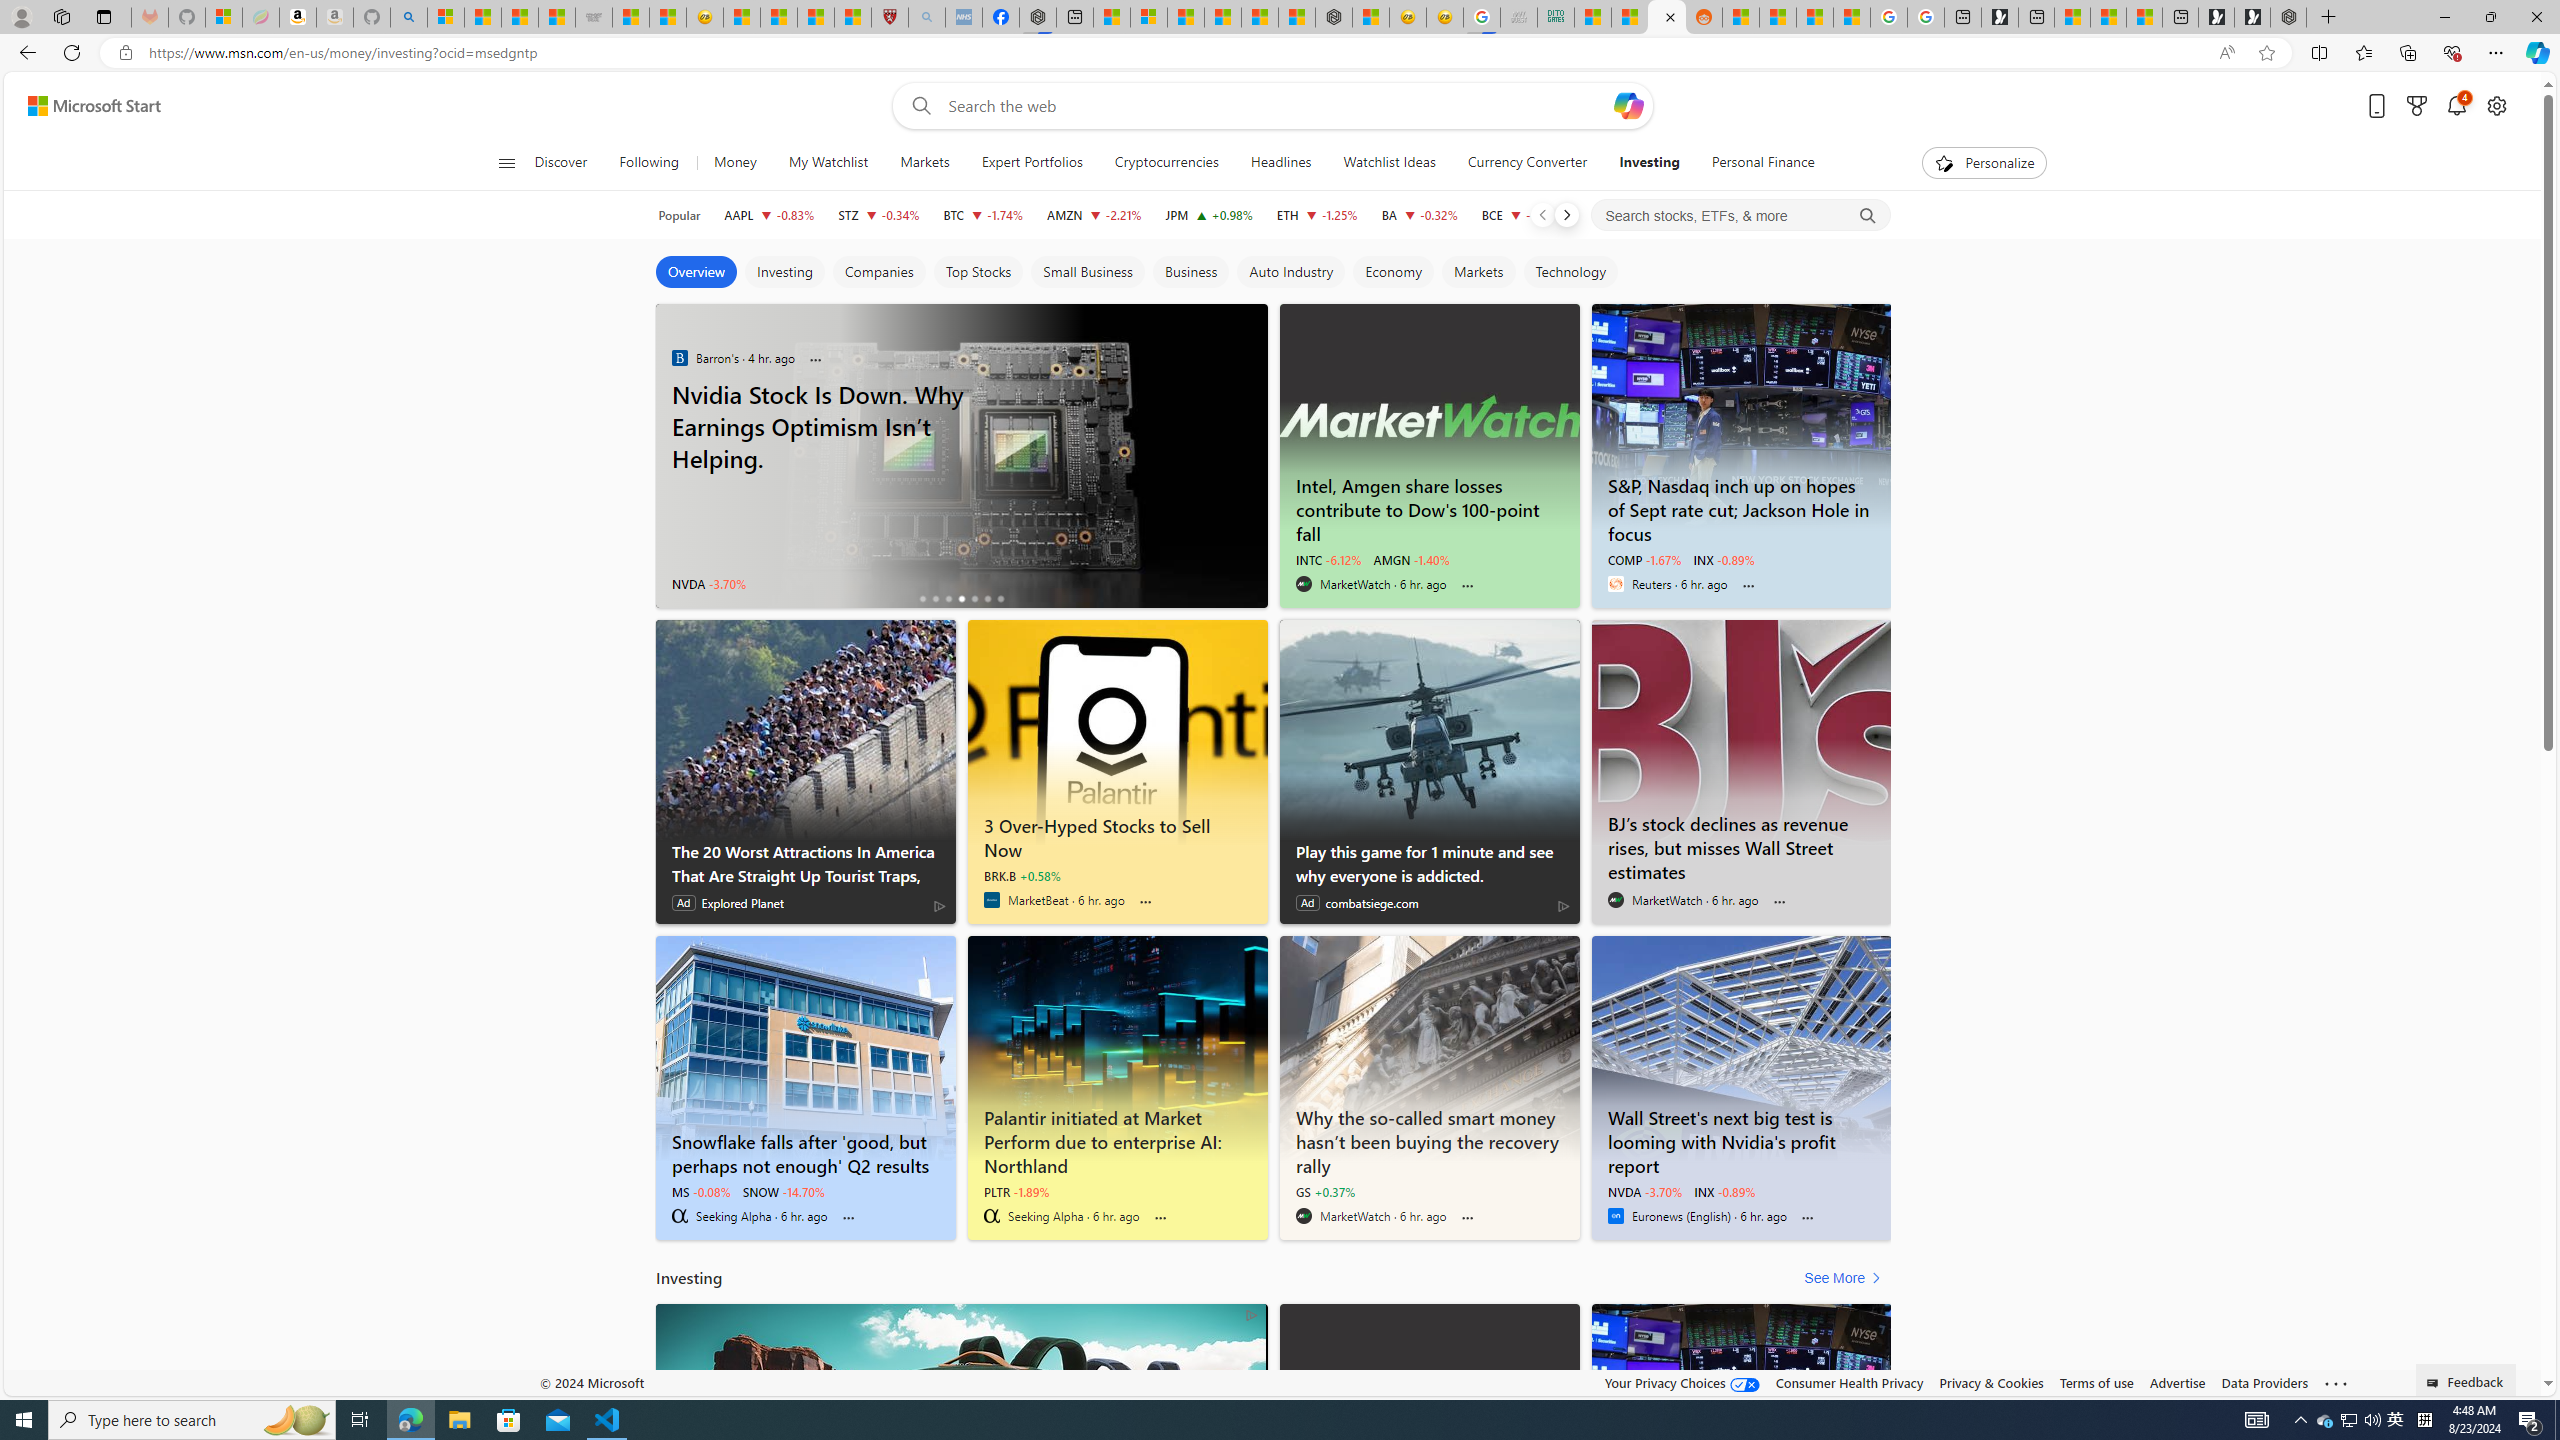 The width and height of the screenshot is (2560, 1440). What do you see at coordinates (852, 16) in the screenshot?
I see `'12 Popular Science Lies that Must be Corrected'` at bounding box center [852, 16].